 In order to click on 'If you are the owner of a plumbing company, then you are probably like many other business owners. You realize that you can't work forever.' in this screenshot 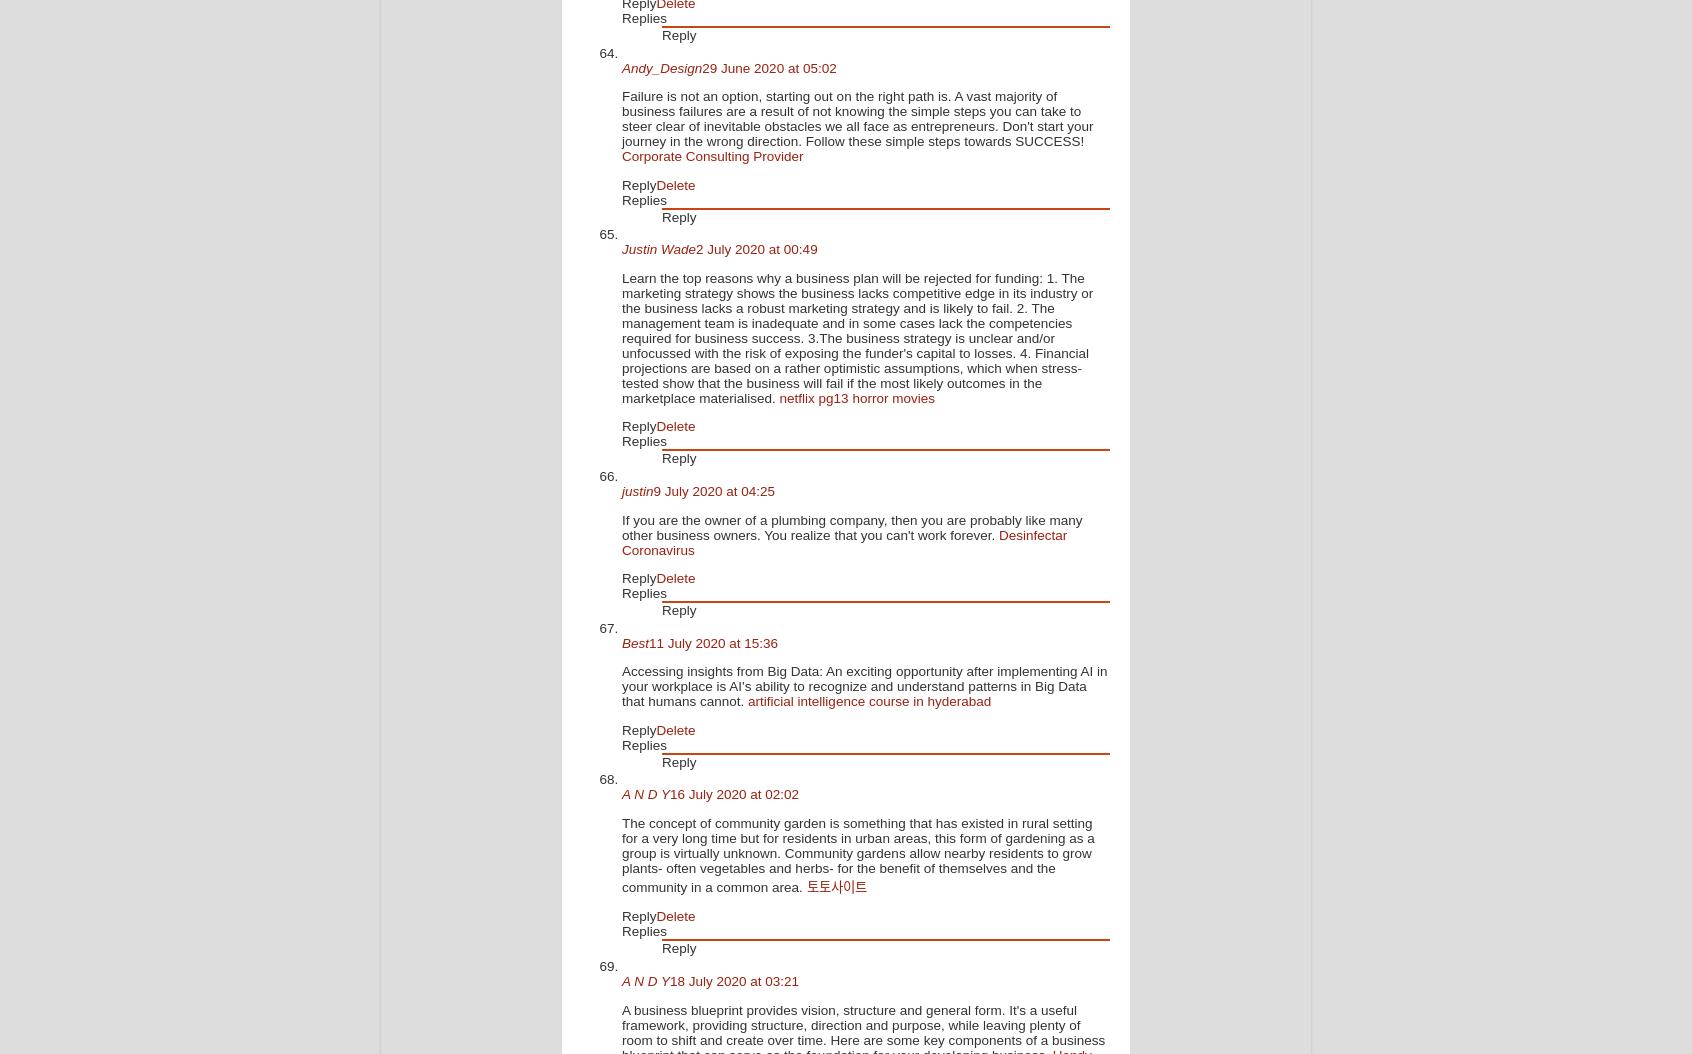, I will do `click(850, 527)`.